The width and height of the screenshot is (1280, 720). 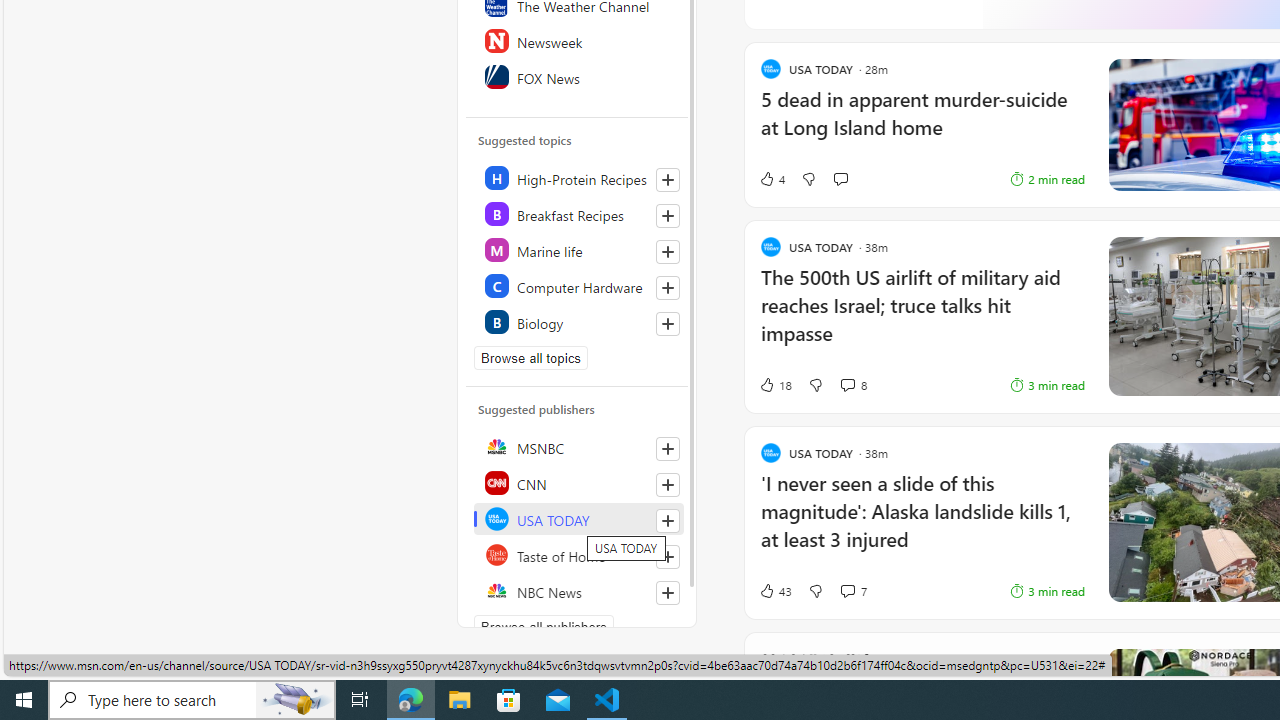 What do you see at coordinates (577, 41) in the screenshot?
I see `'Newsweek'` at bounding box center [577, 41].